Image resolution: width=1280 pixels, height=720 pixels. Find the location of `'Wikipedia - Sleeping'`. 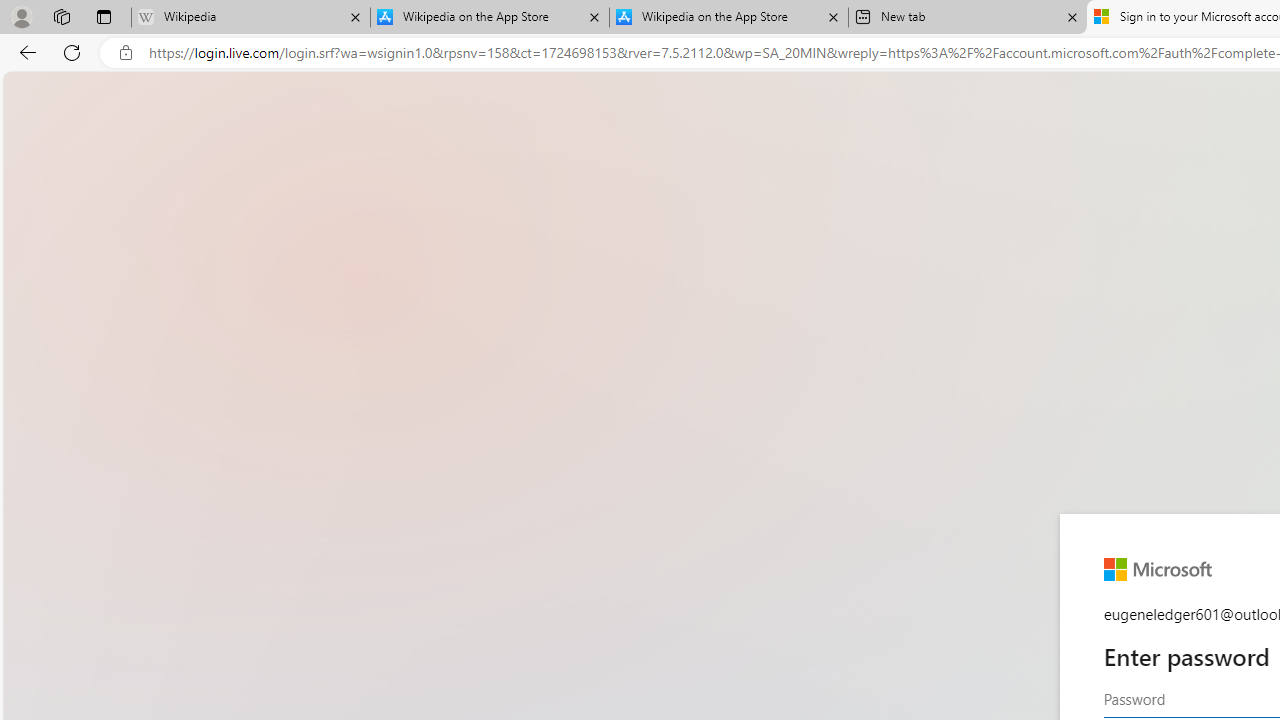

'Wikipedia - Sleeping' is located at coordinates (249, 17).